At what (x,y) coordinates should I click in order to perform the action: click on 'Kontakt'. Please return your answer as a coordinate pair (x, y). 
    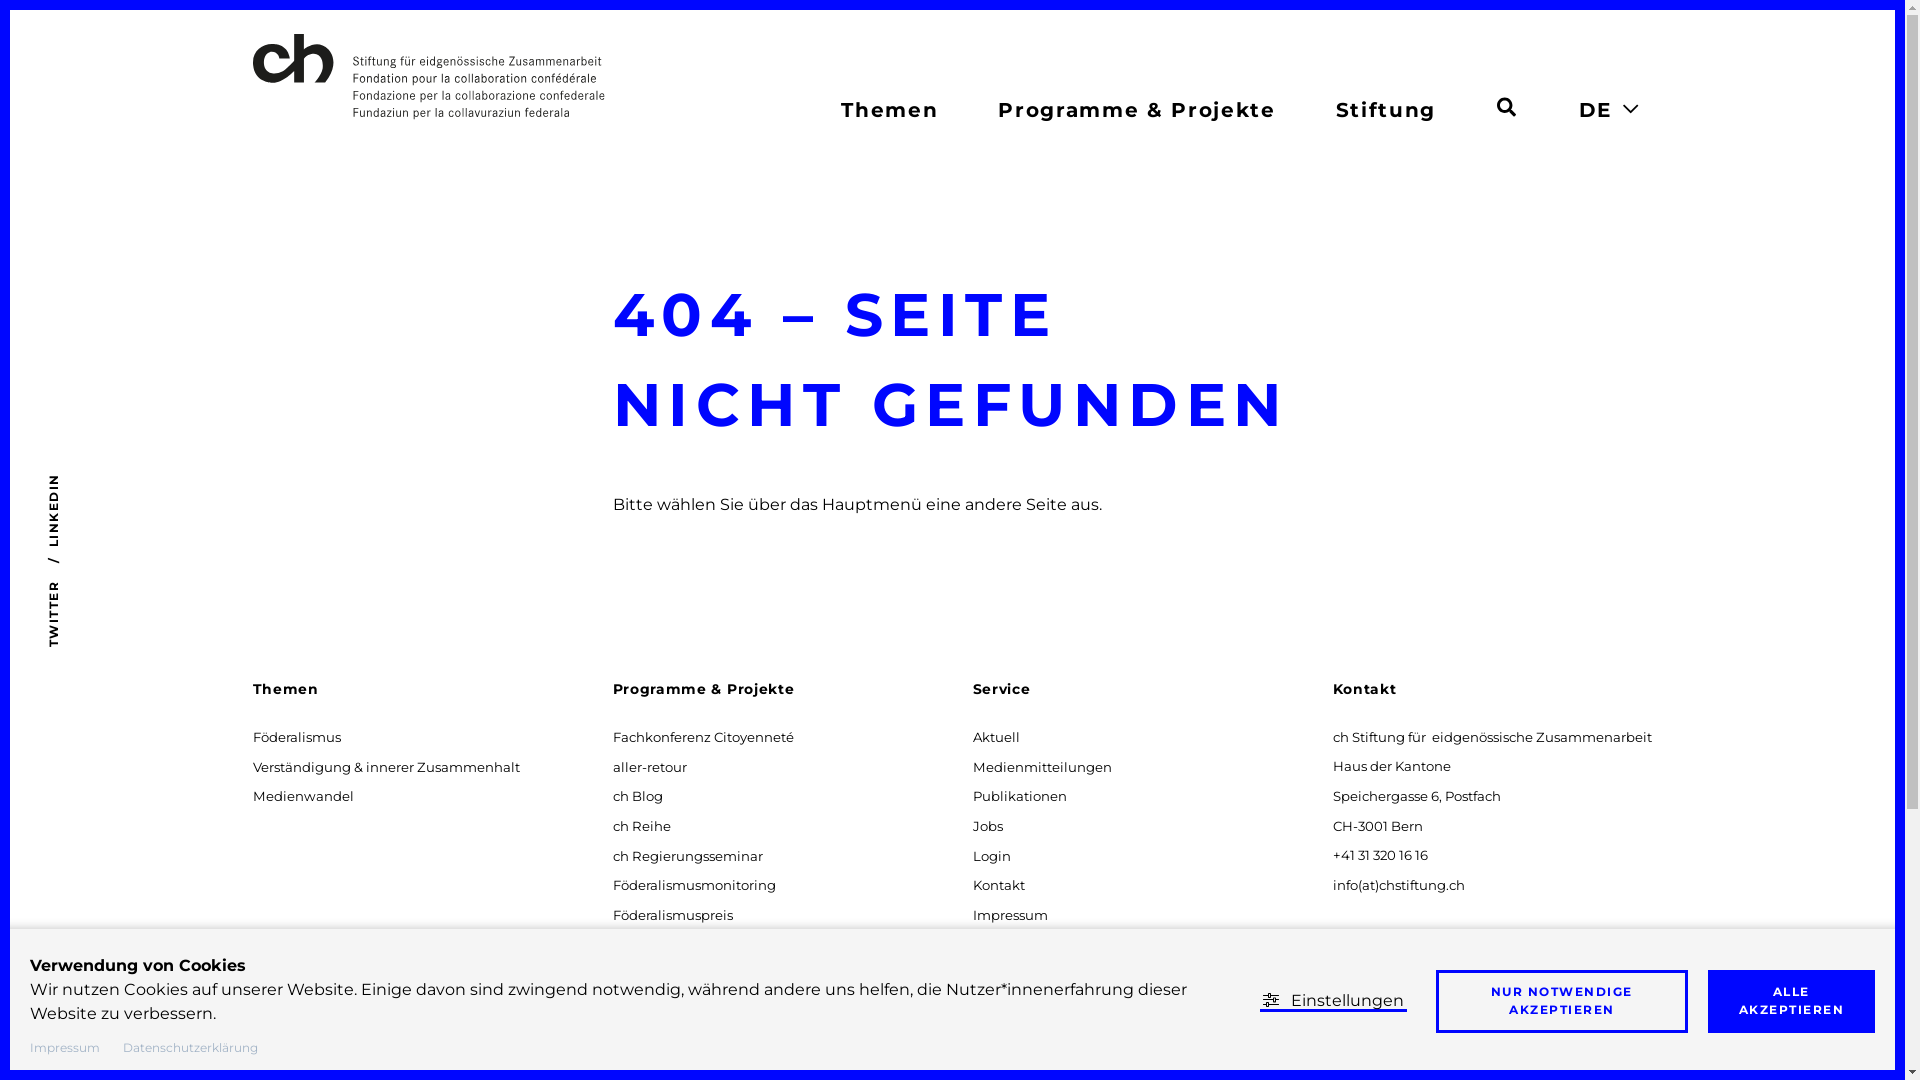
    Looking at the image, I should click on (998, 883).